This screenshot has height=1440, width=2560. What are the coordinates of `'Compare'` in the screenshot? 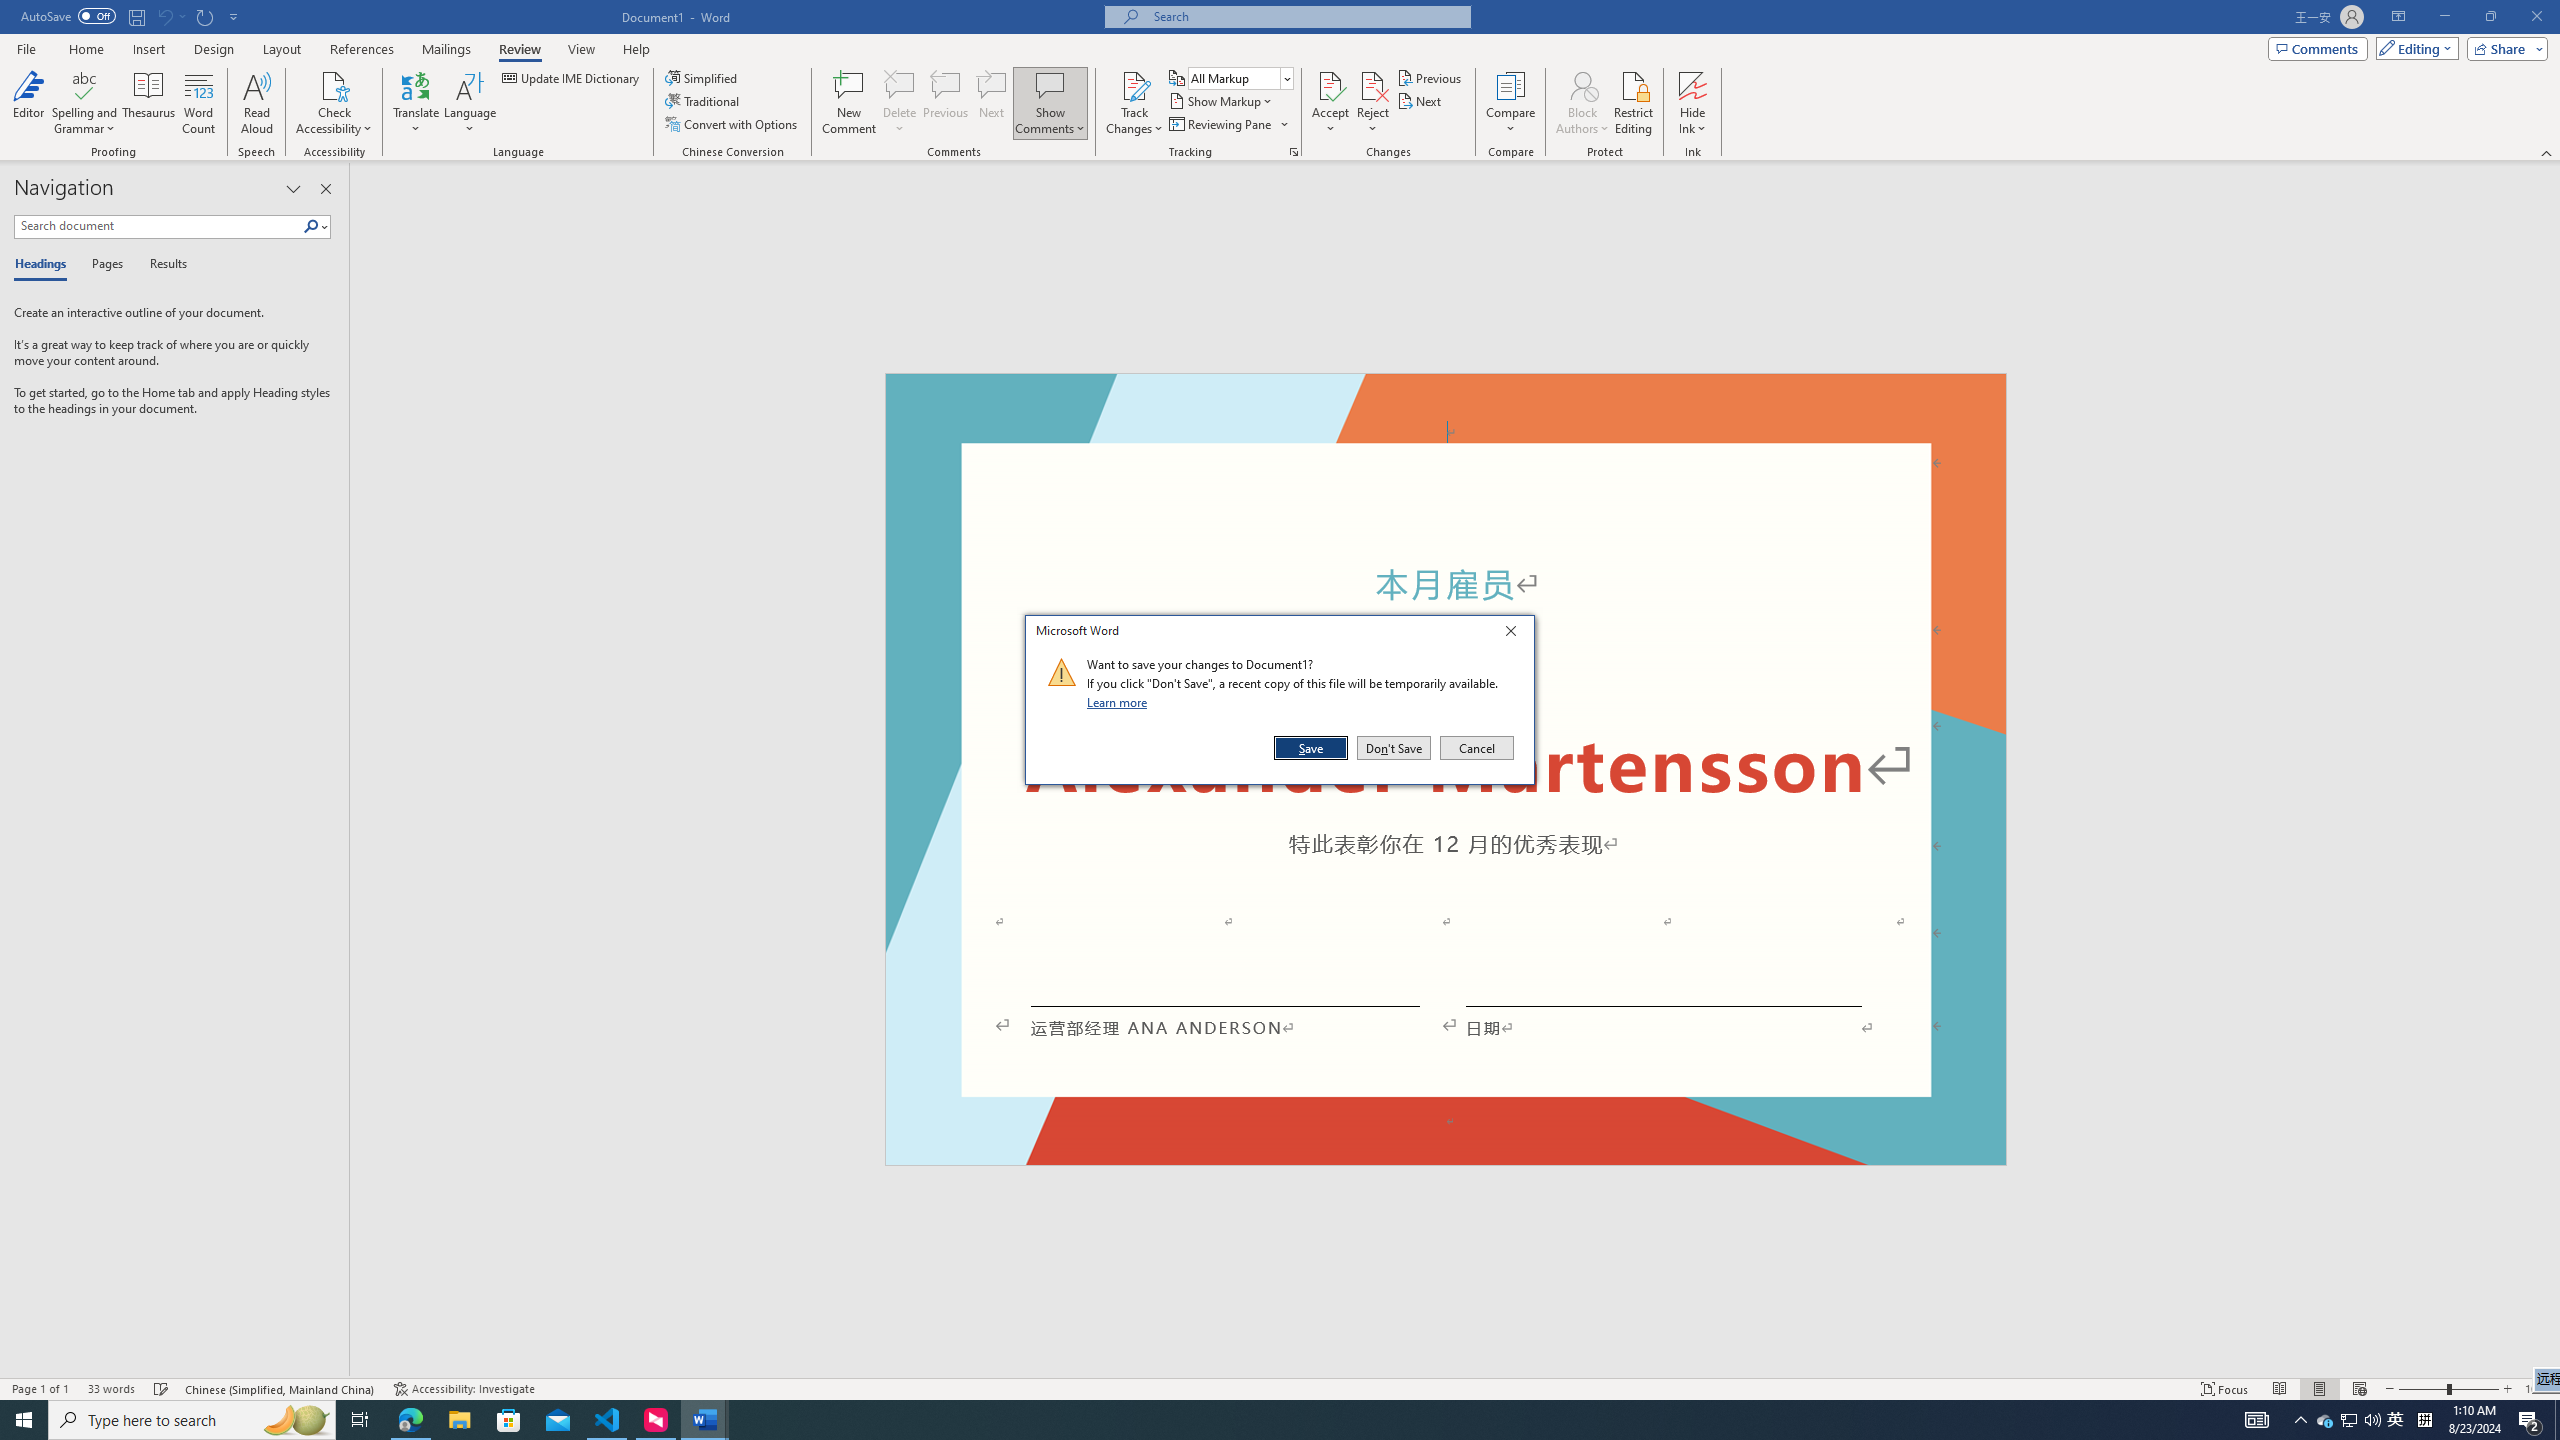 It's located at (1511, 103).